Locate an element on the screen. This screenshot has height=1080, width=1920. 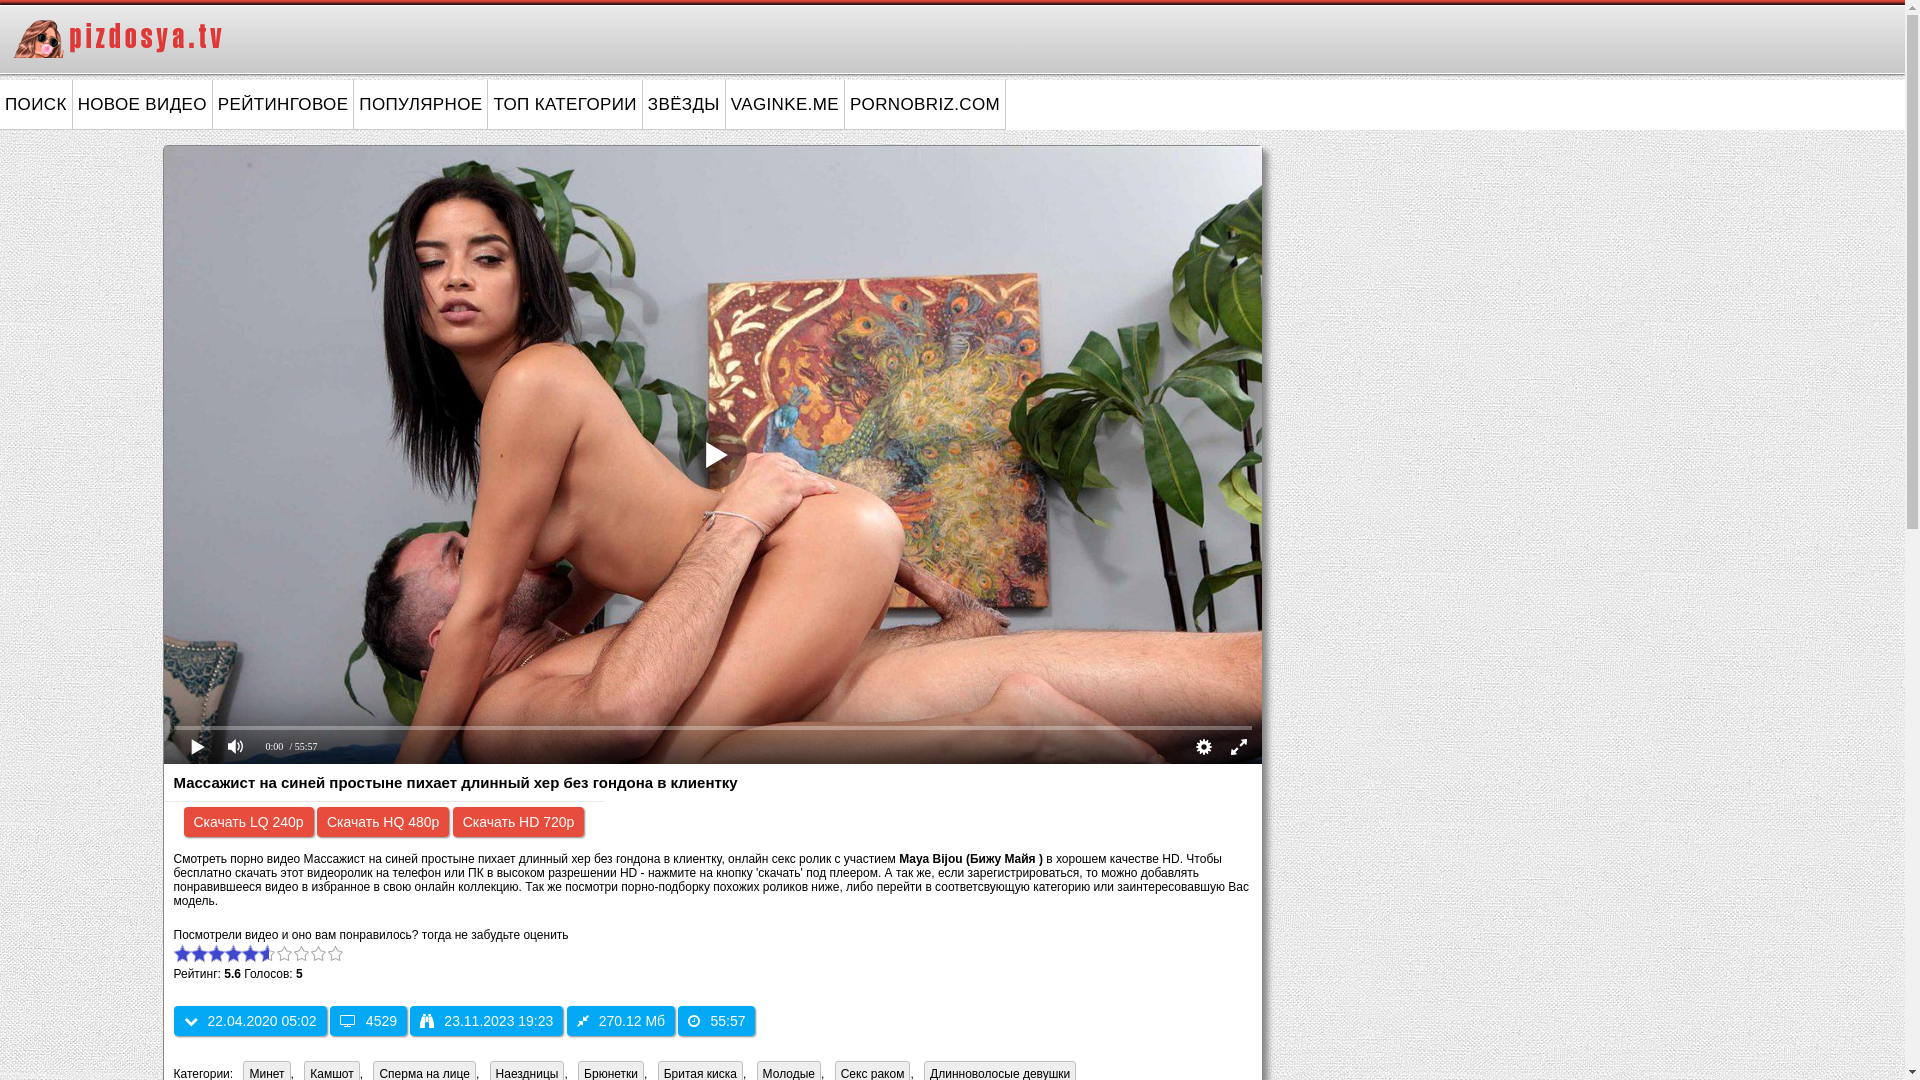
'VAGINKE.ME' is located at coordinates (784, 104).